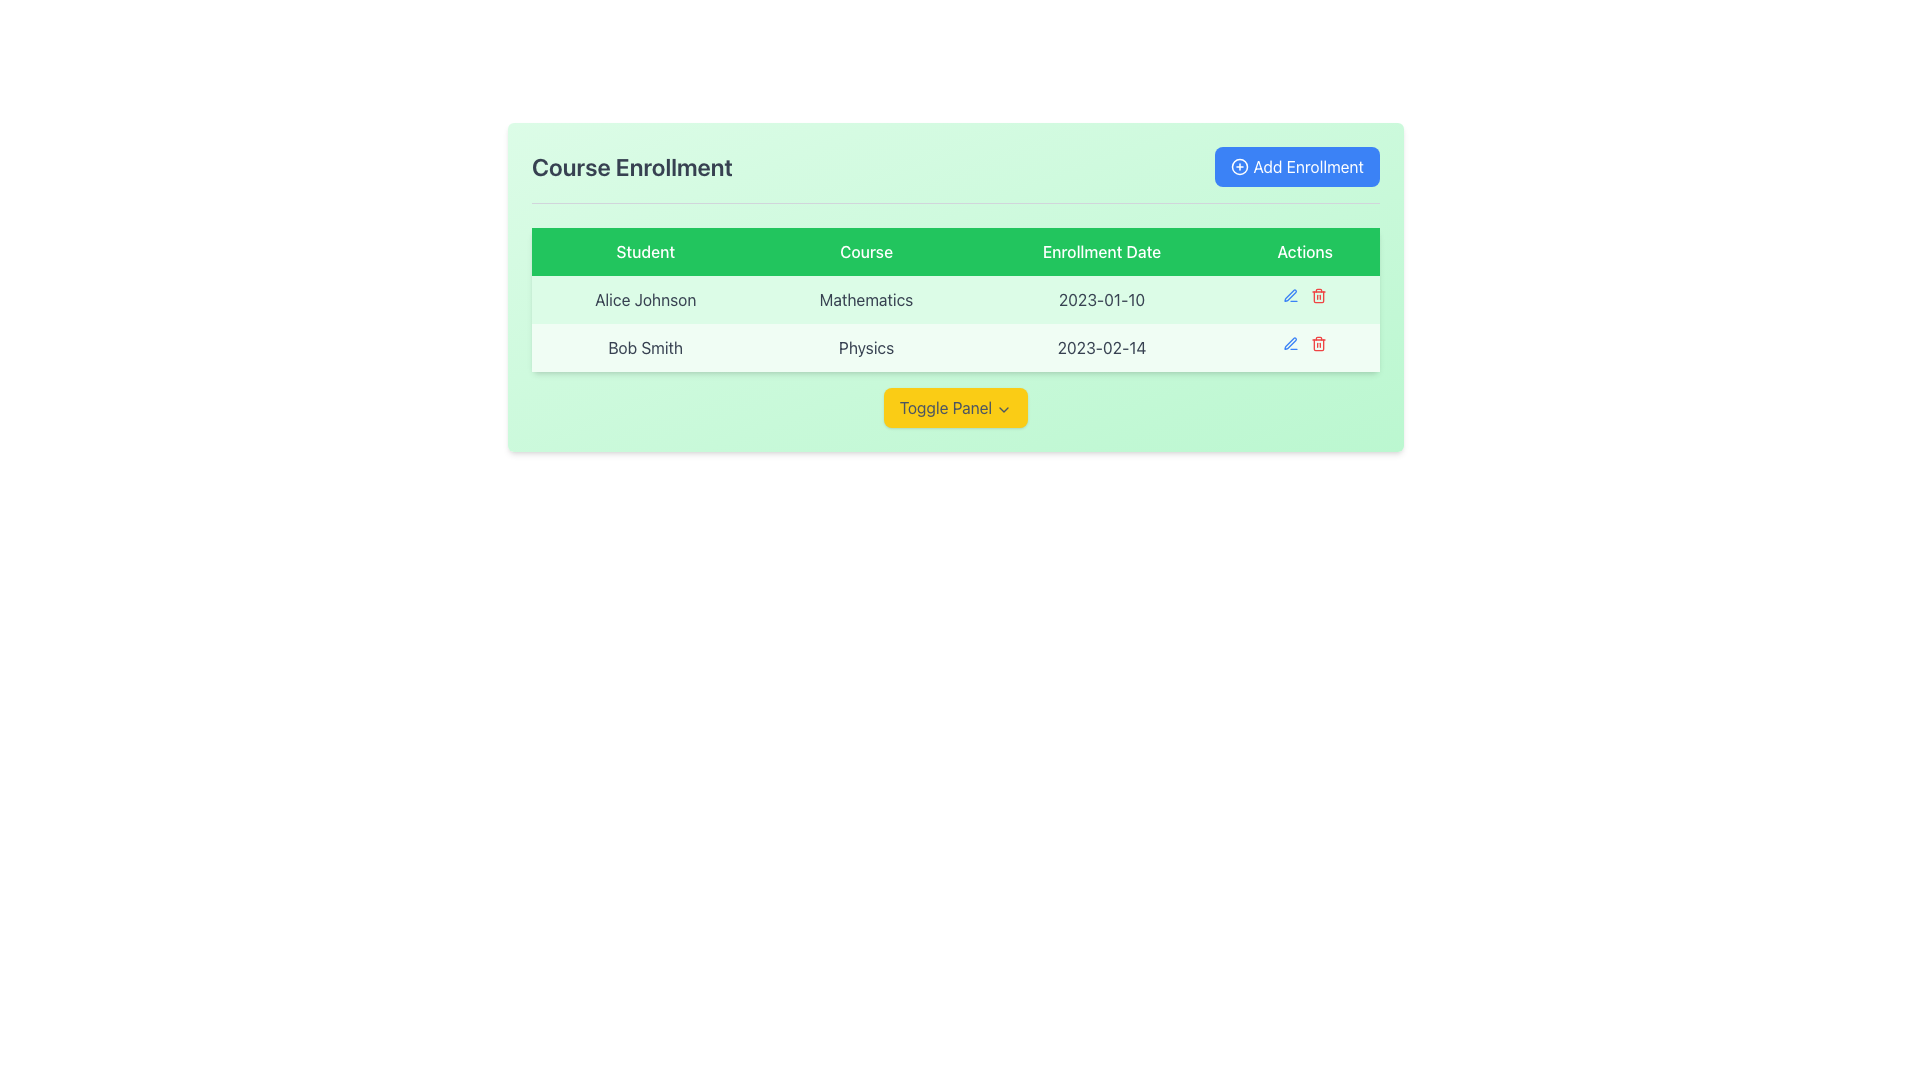 The width and height of the screenshot is (1920, 1080). What do you see at coordinates (1319, 342) in the screenshot?
I see `the delete icon button in the 'Actions' column of the second row under 'Course Enrollment'` at bounding box center [1319, 342].